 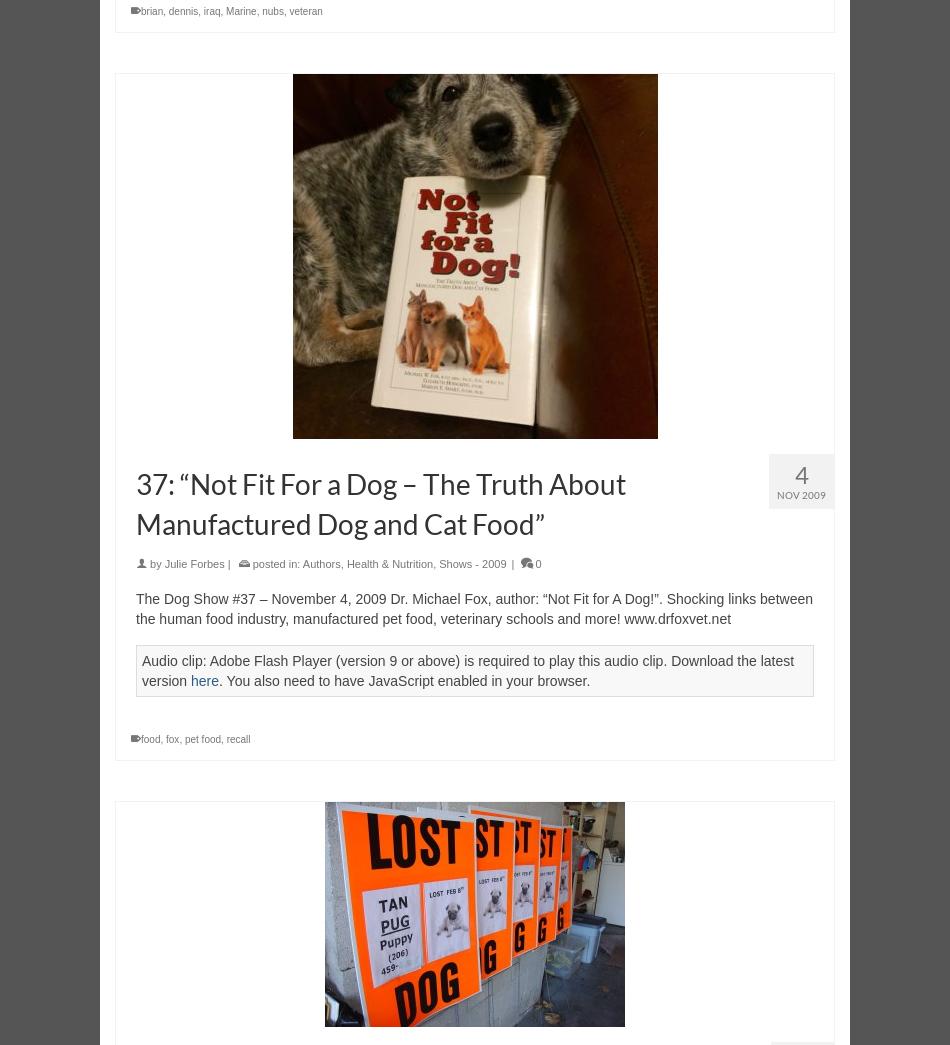 I want to click on 'veteran', so click(x=304, y=10).